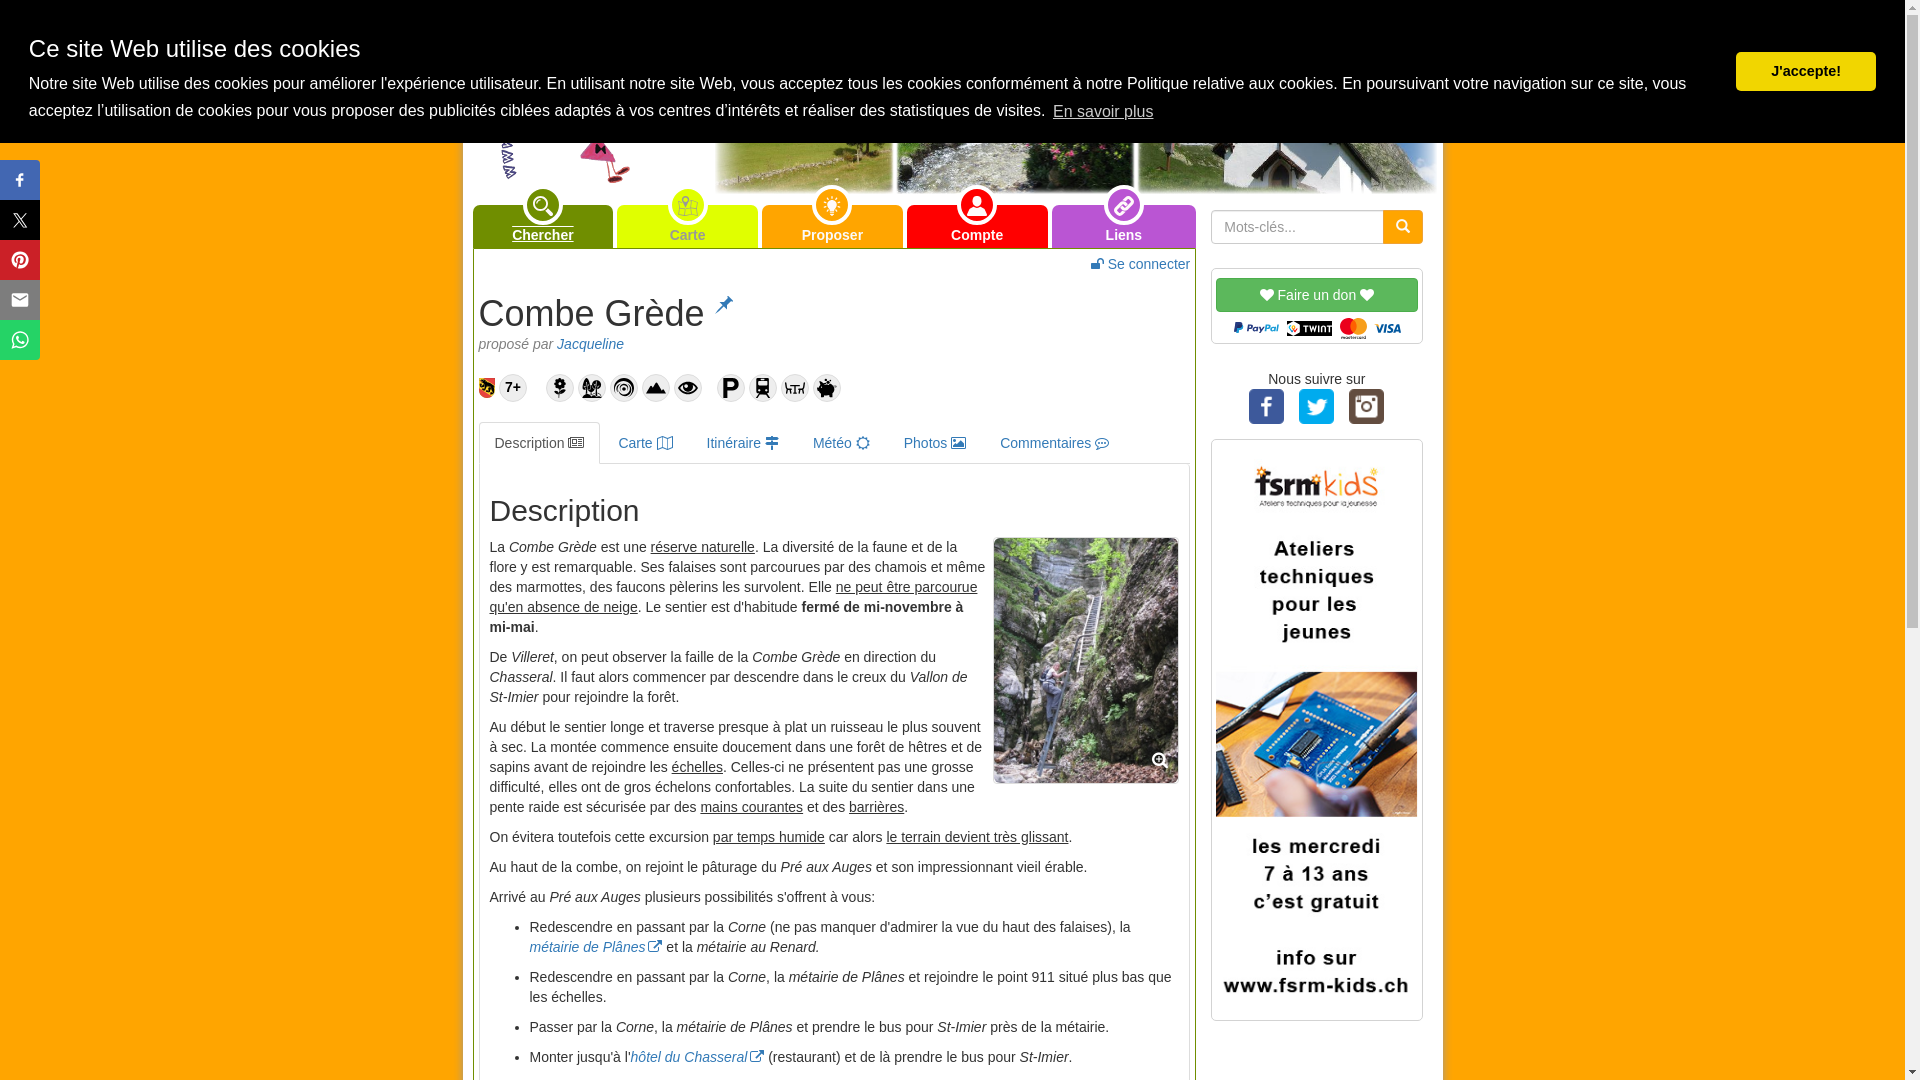  I want to click on 'Suivre balades-en-famille.ch sur instagram', so click(1366, 405).